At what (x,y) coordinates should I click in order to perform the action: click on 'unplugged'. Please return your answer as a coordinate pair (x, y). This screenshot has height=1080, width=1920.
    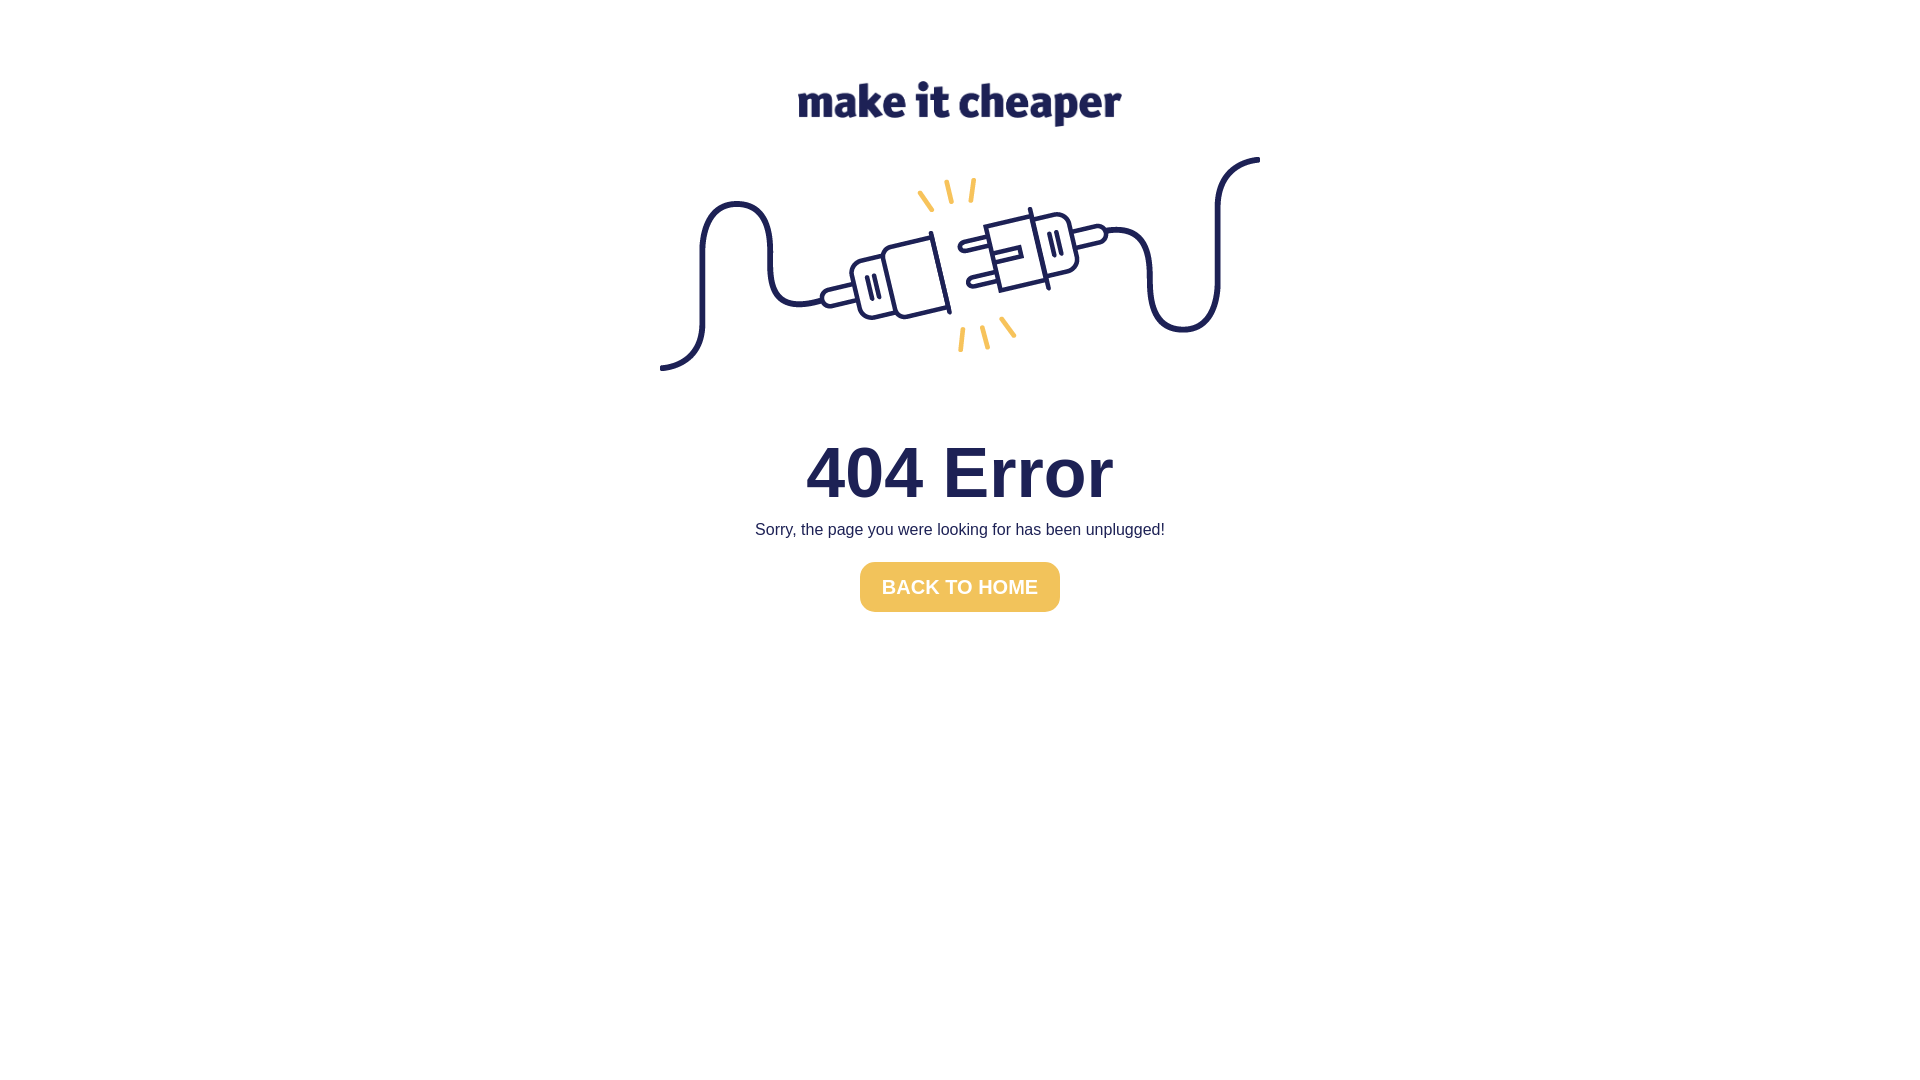
    Looking at the image, I should click on (960, 262).